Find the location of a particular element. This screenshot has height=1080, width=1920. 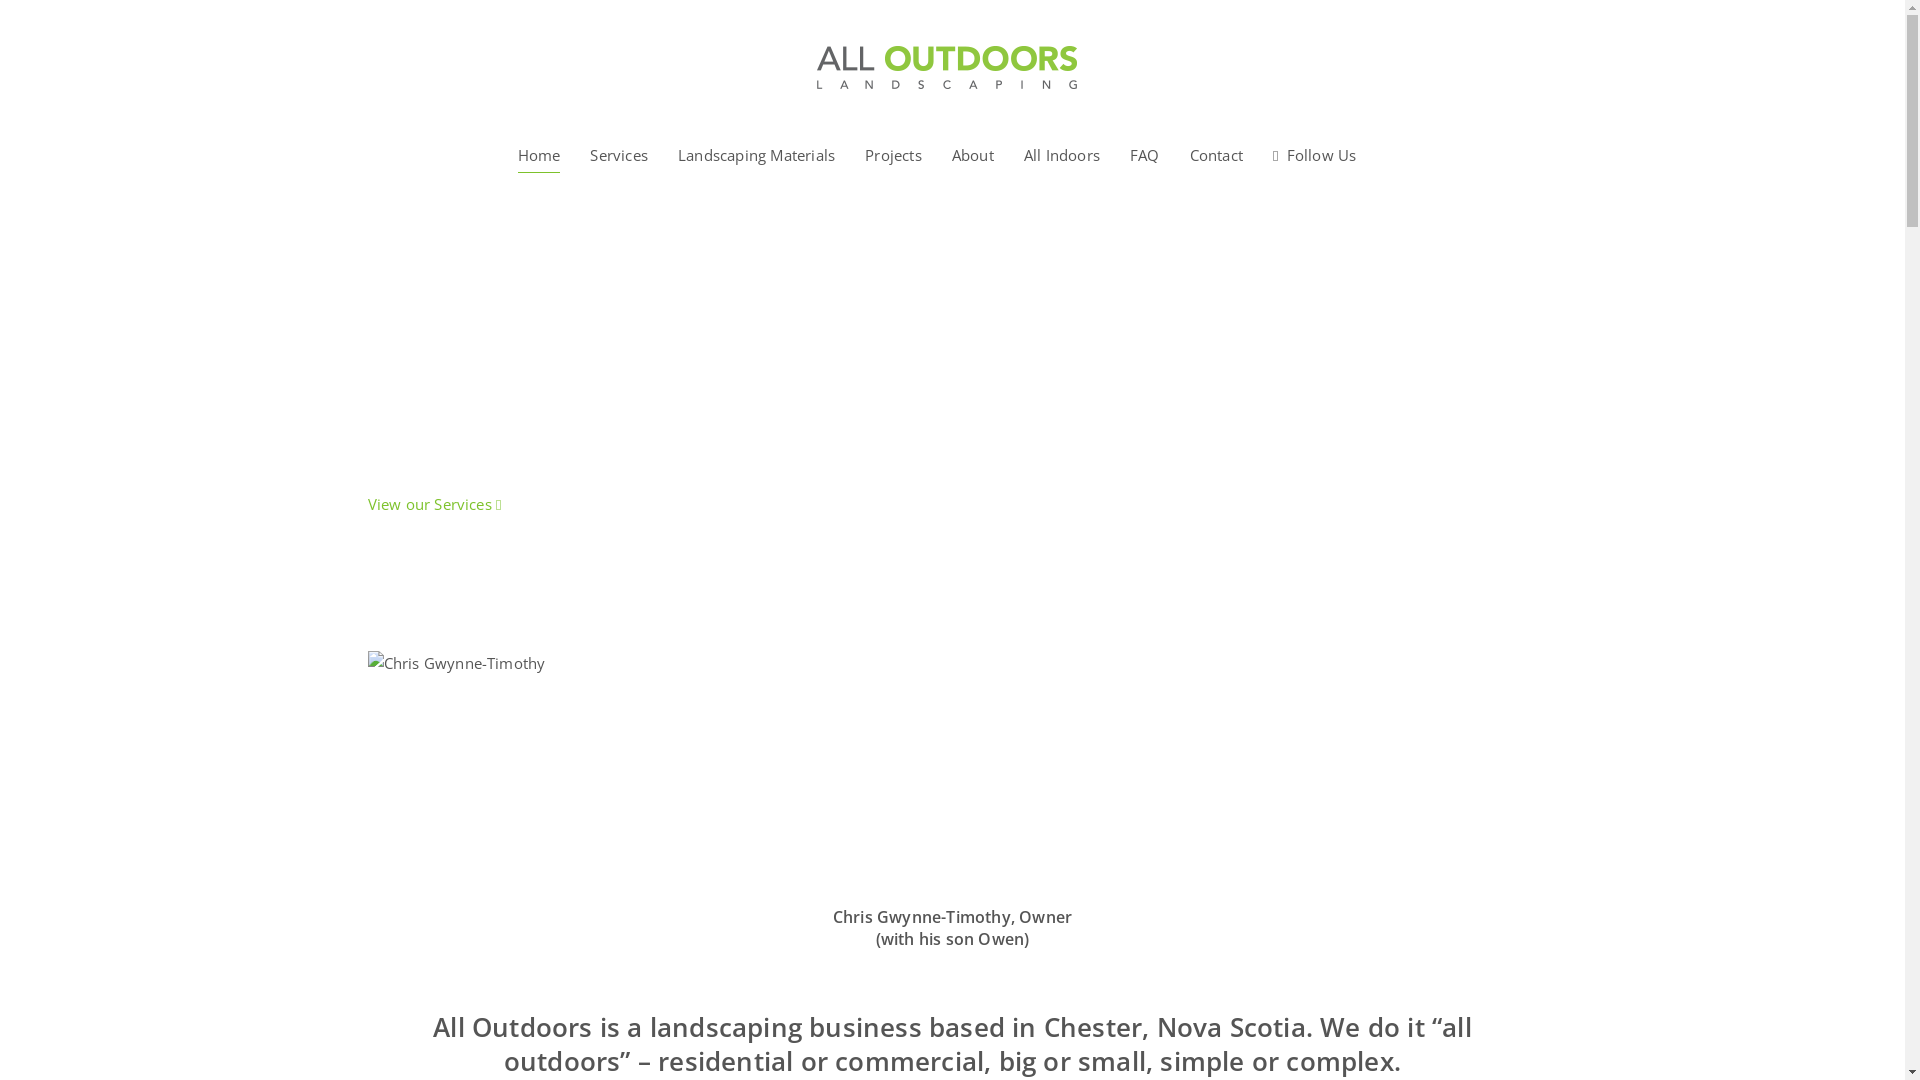

'Landscaping Materials' is located at coordinates (677, 153).